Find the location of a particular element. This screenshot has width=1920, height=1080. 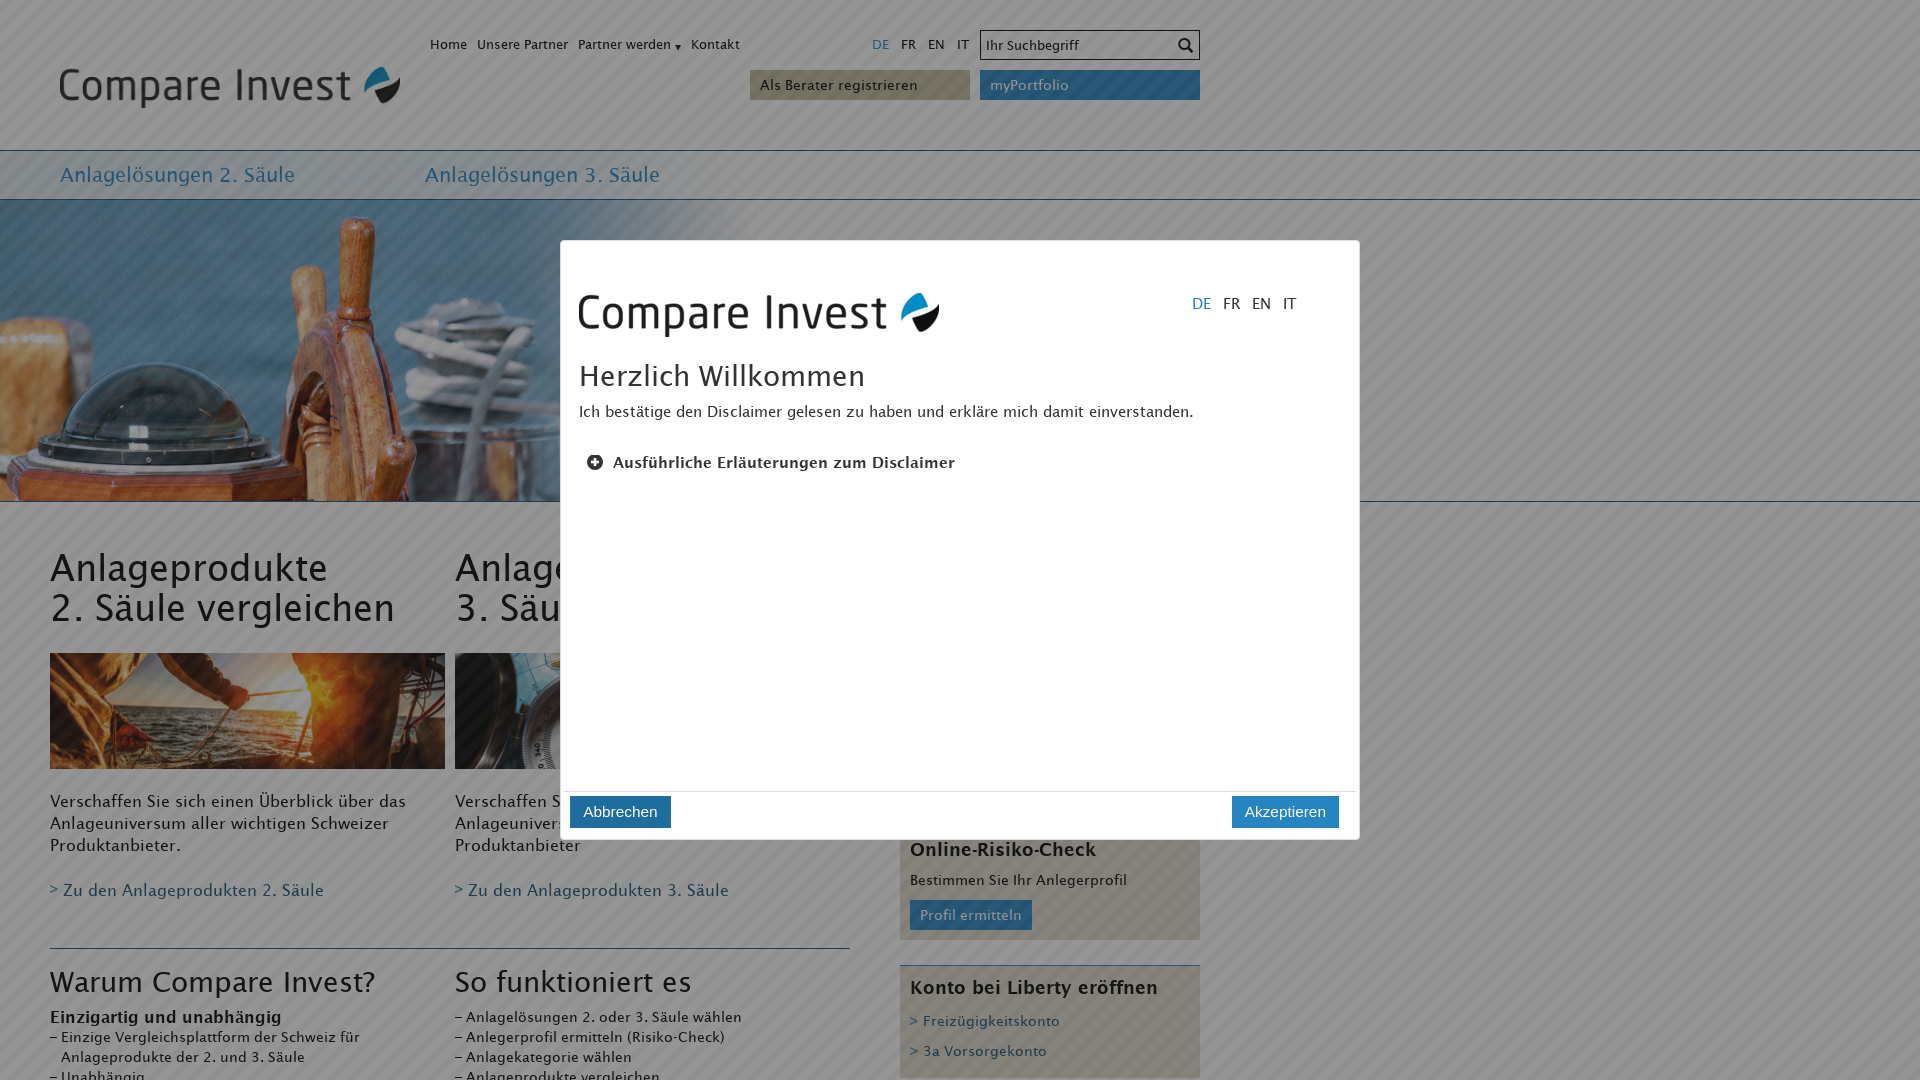

'Startseite' is located at coordinates (225, 84).